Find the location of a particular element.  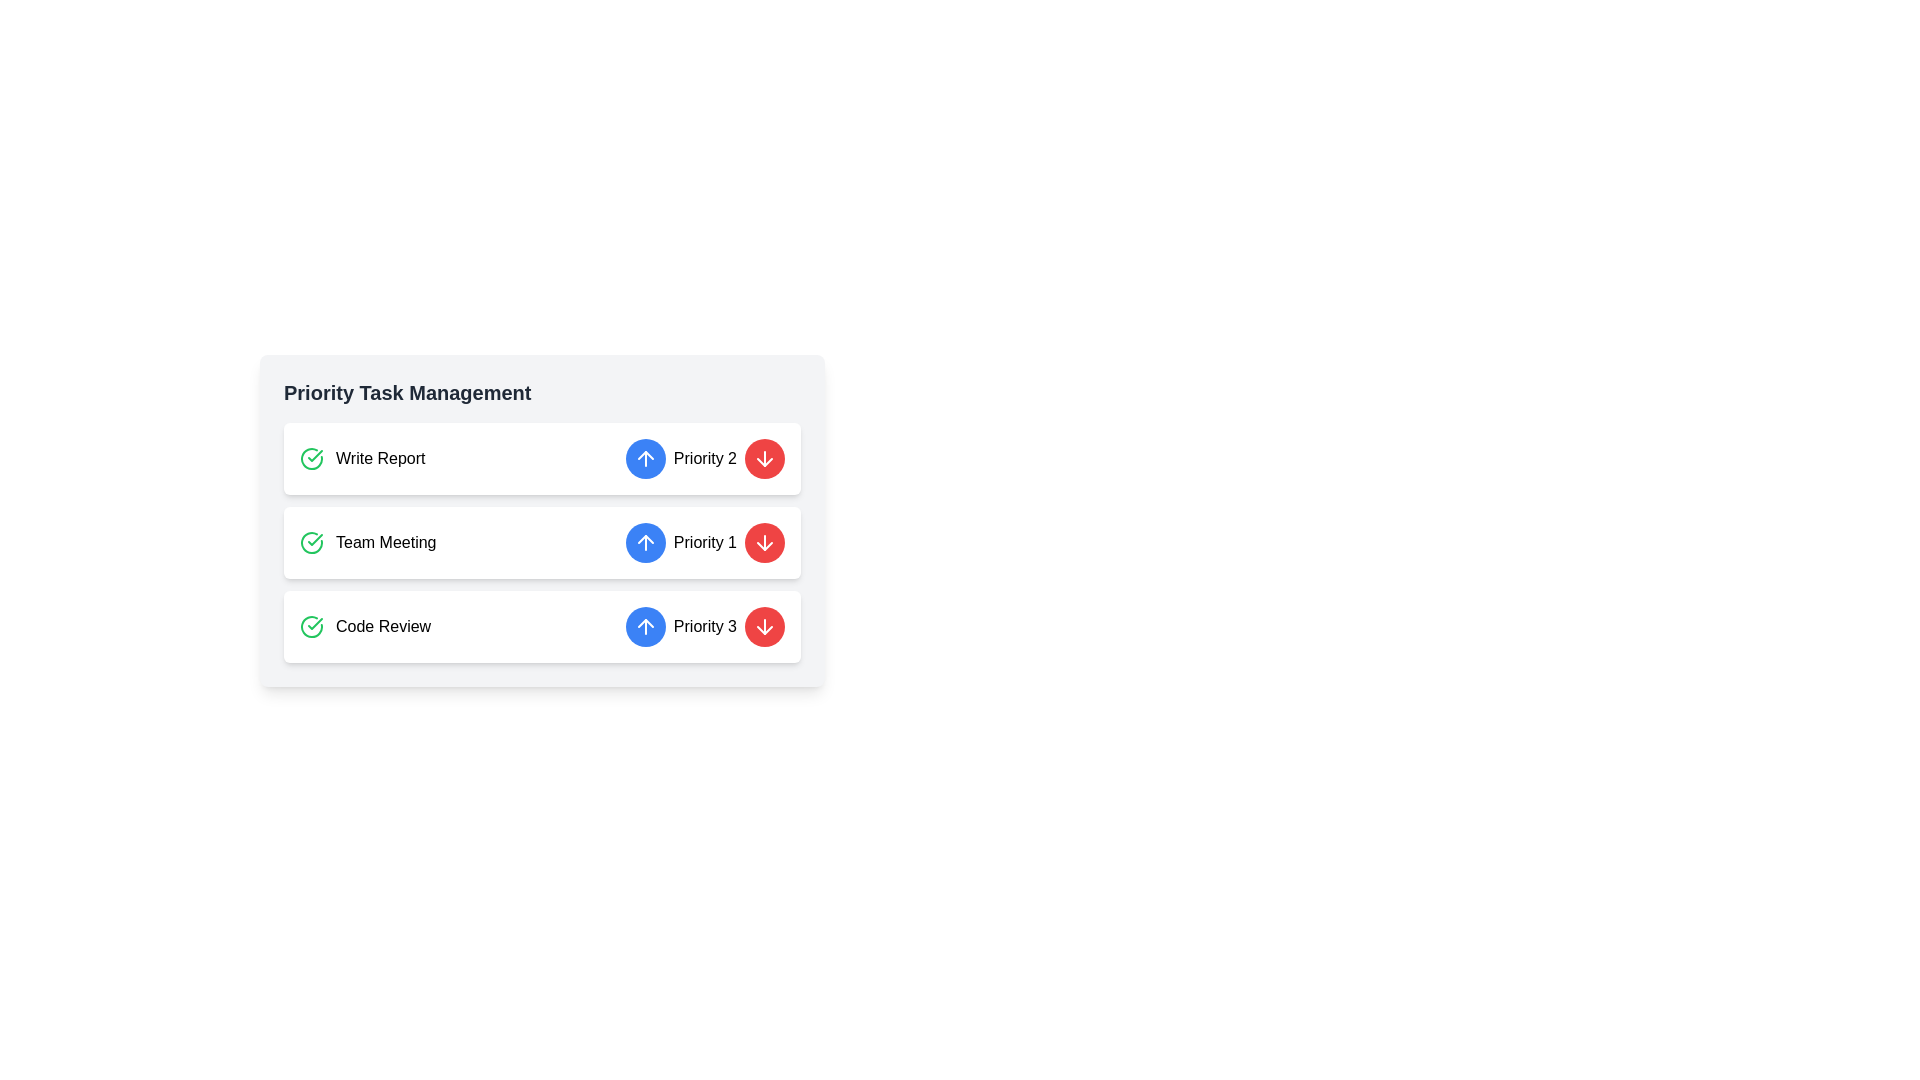

the Circular downward-pointing arrow button with a red background and white icon, located in the row labeled 'Priority 1' is located at coordinates (763, 543).